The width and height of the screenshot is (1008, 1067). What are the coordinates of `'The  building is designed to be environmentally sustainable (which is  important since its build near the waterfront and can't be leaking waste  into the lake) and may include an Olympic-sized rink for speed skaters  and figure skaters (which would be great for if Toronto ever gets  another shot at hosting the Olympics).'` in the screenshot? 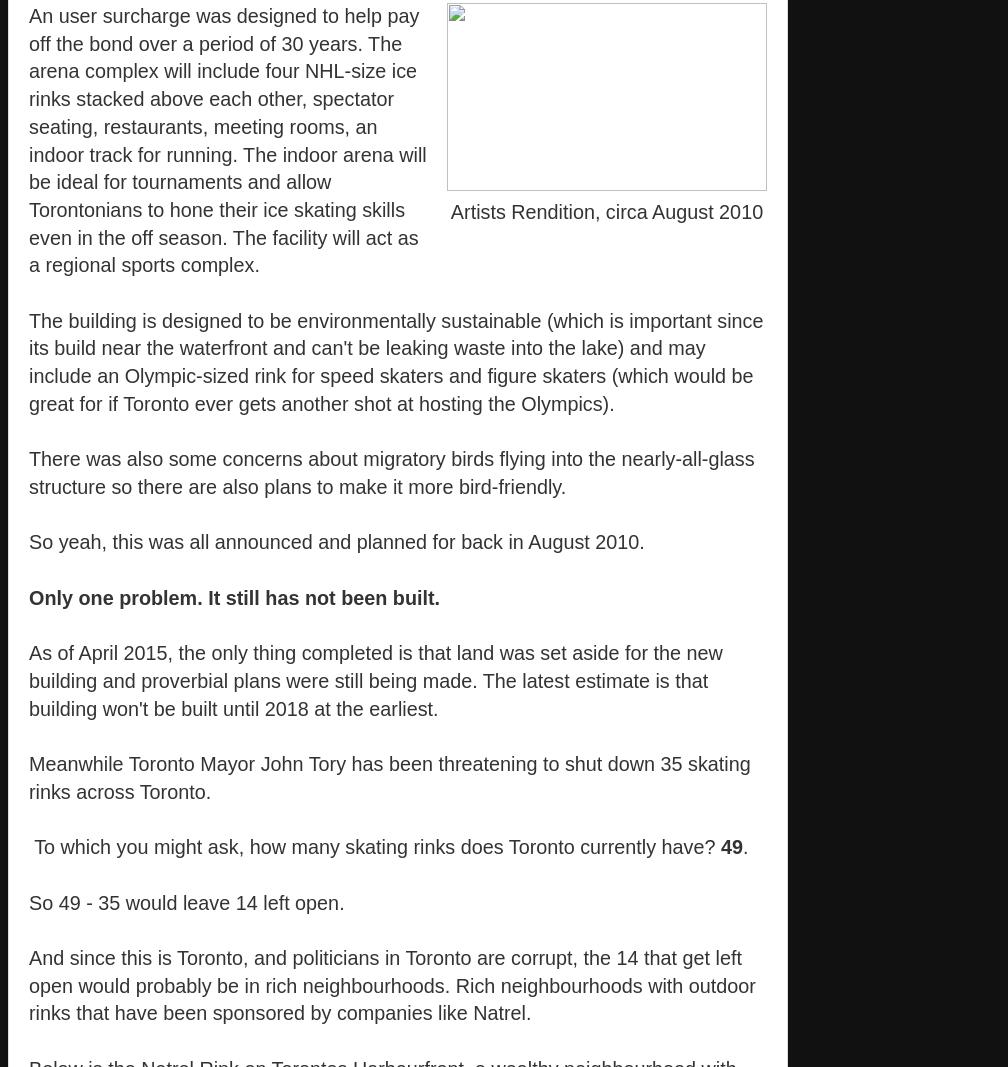 It's located at (396, 360).